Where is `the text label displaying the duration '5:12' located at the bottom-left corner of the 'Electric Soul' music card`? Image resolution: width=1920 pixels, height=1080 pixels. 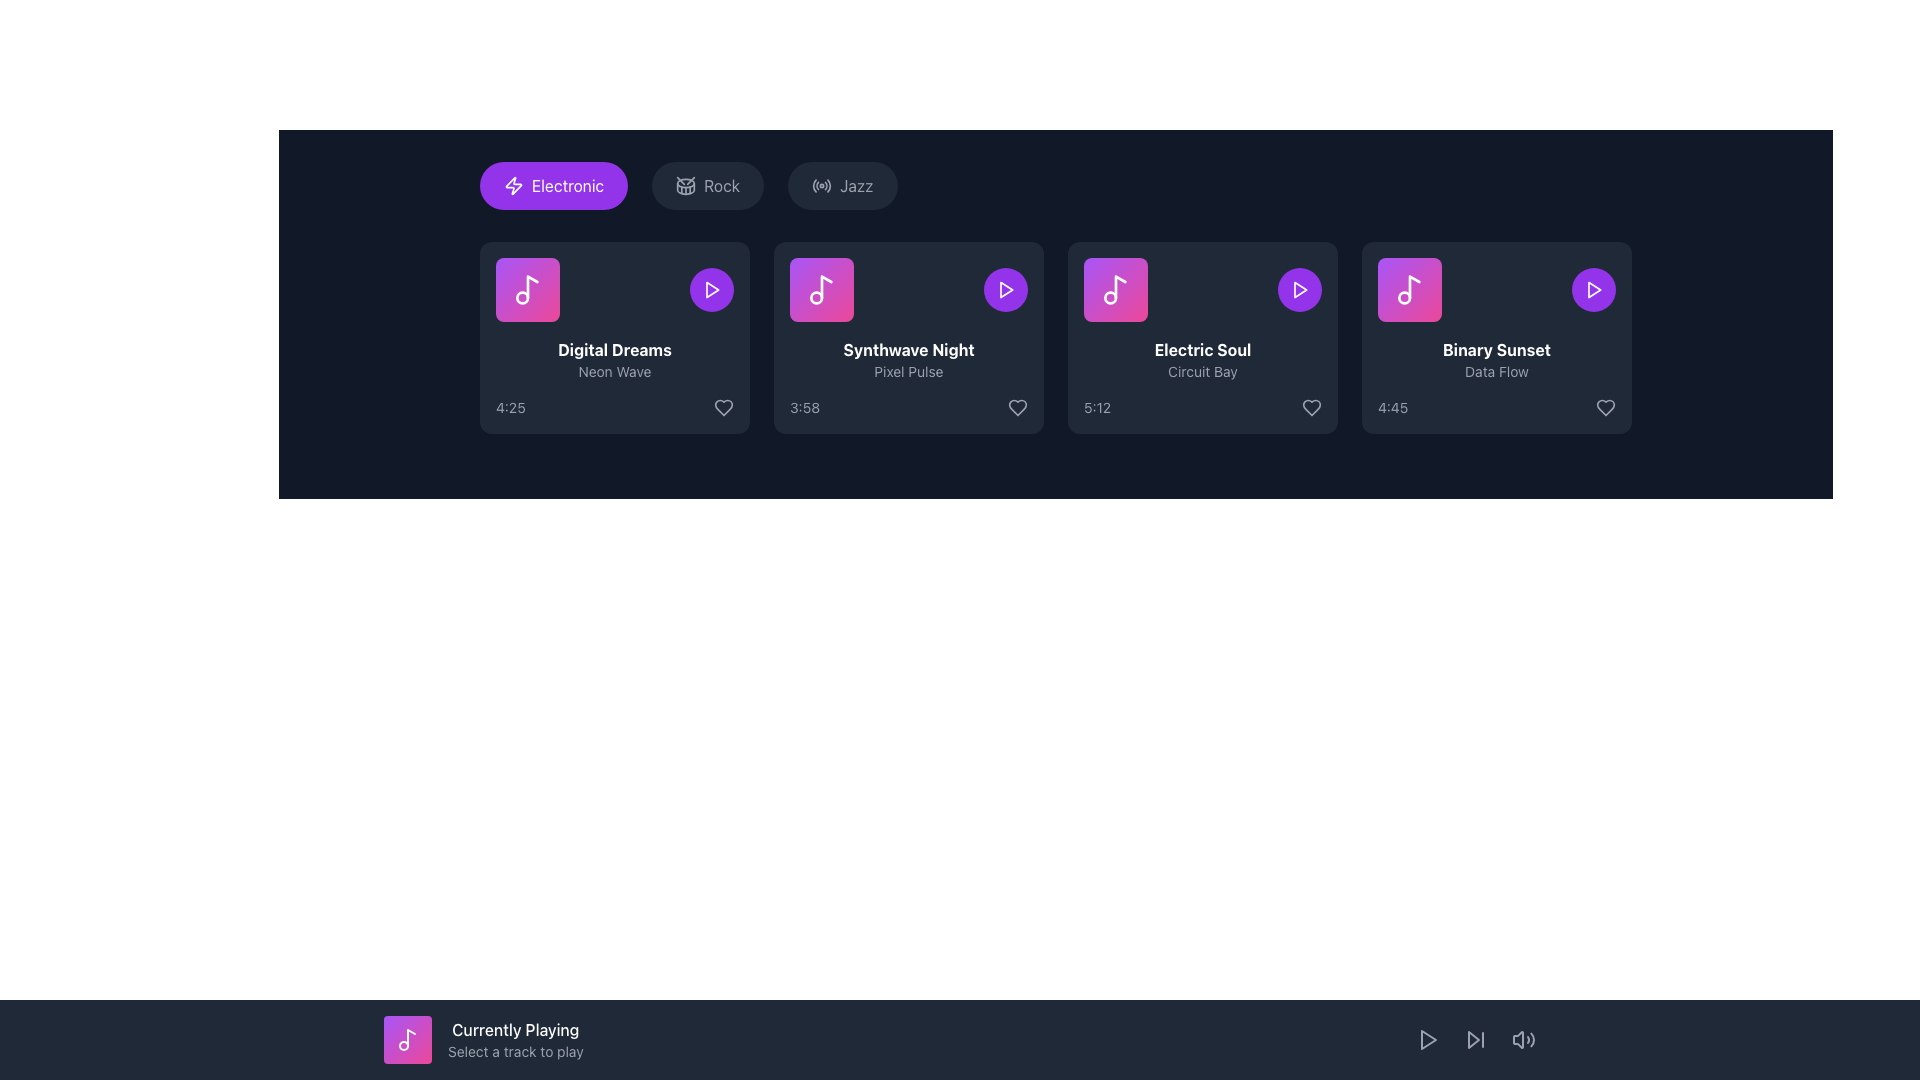
the text label displaying the duration '5:12' located at the bottom-left corner of the 'Electric Soul' music card is located at coordinates (1096, 407).